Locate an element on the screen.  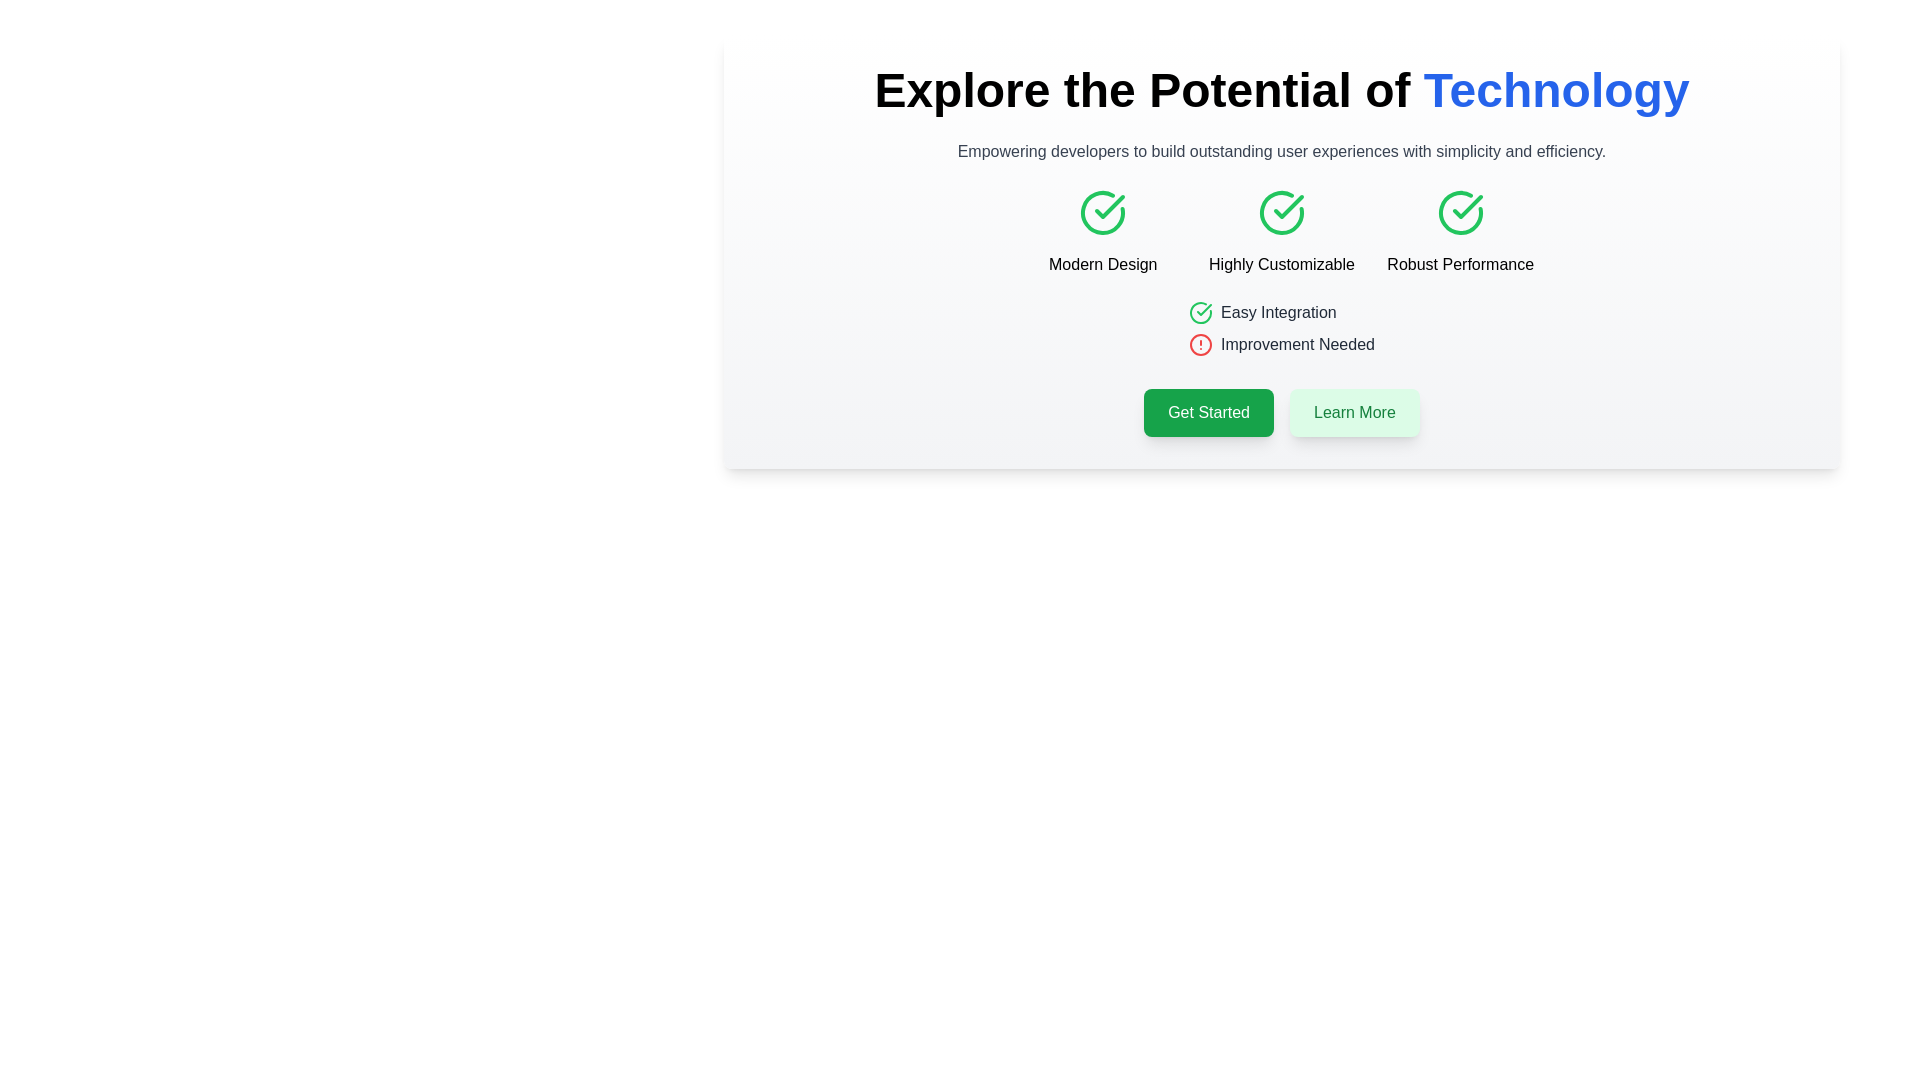
the text label displaying 'Highly Customizable' which is located beneath a green checkmark icon in the central column of a three-column layout is located at coordinates (1281, 264).